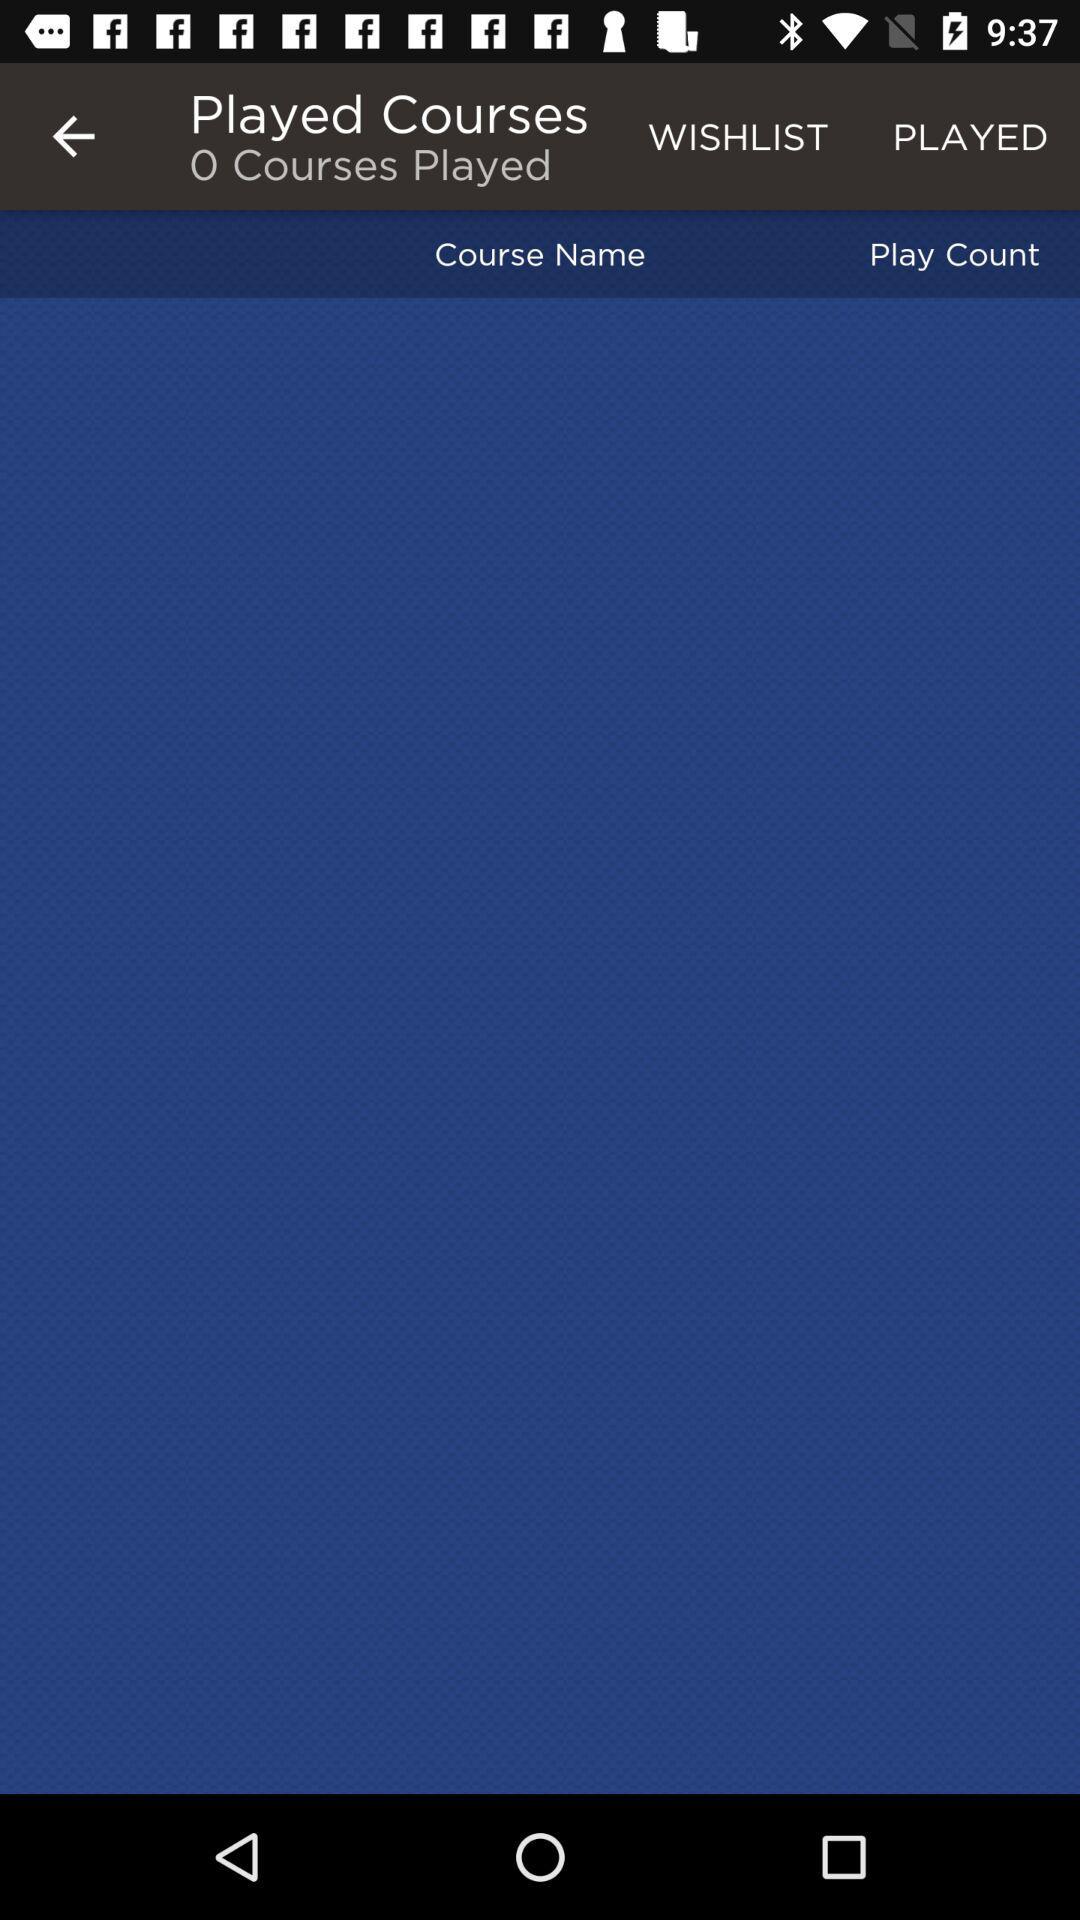 Image resolution: width=1080 pixels, height=1920 pixels. I want to click on icon to the left of the played courses icon, so click(72, 135).